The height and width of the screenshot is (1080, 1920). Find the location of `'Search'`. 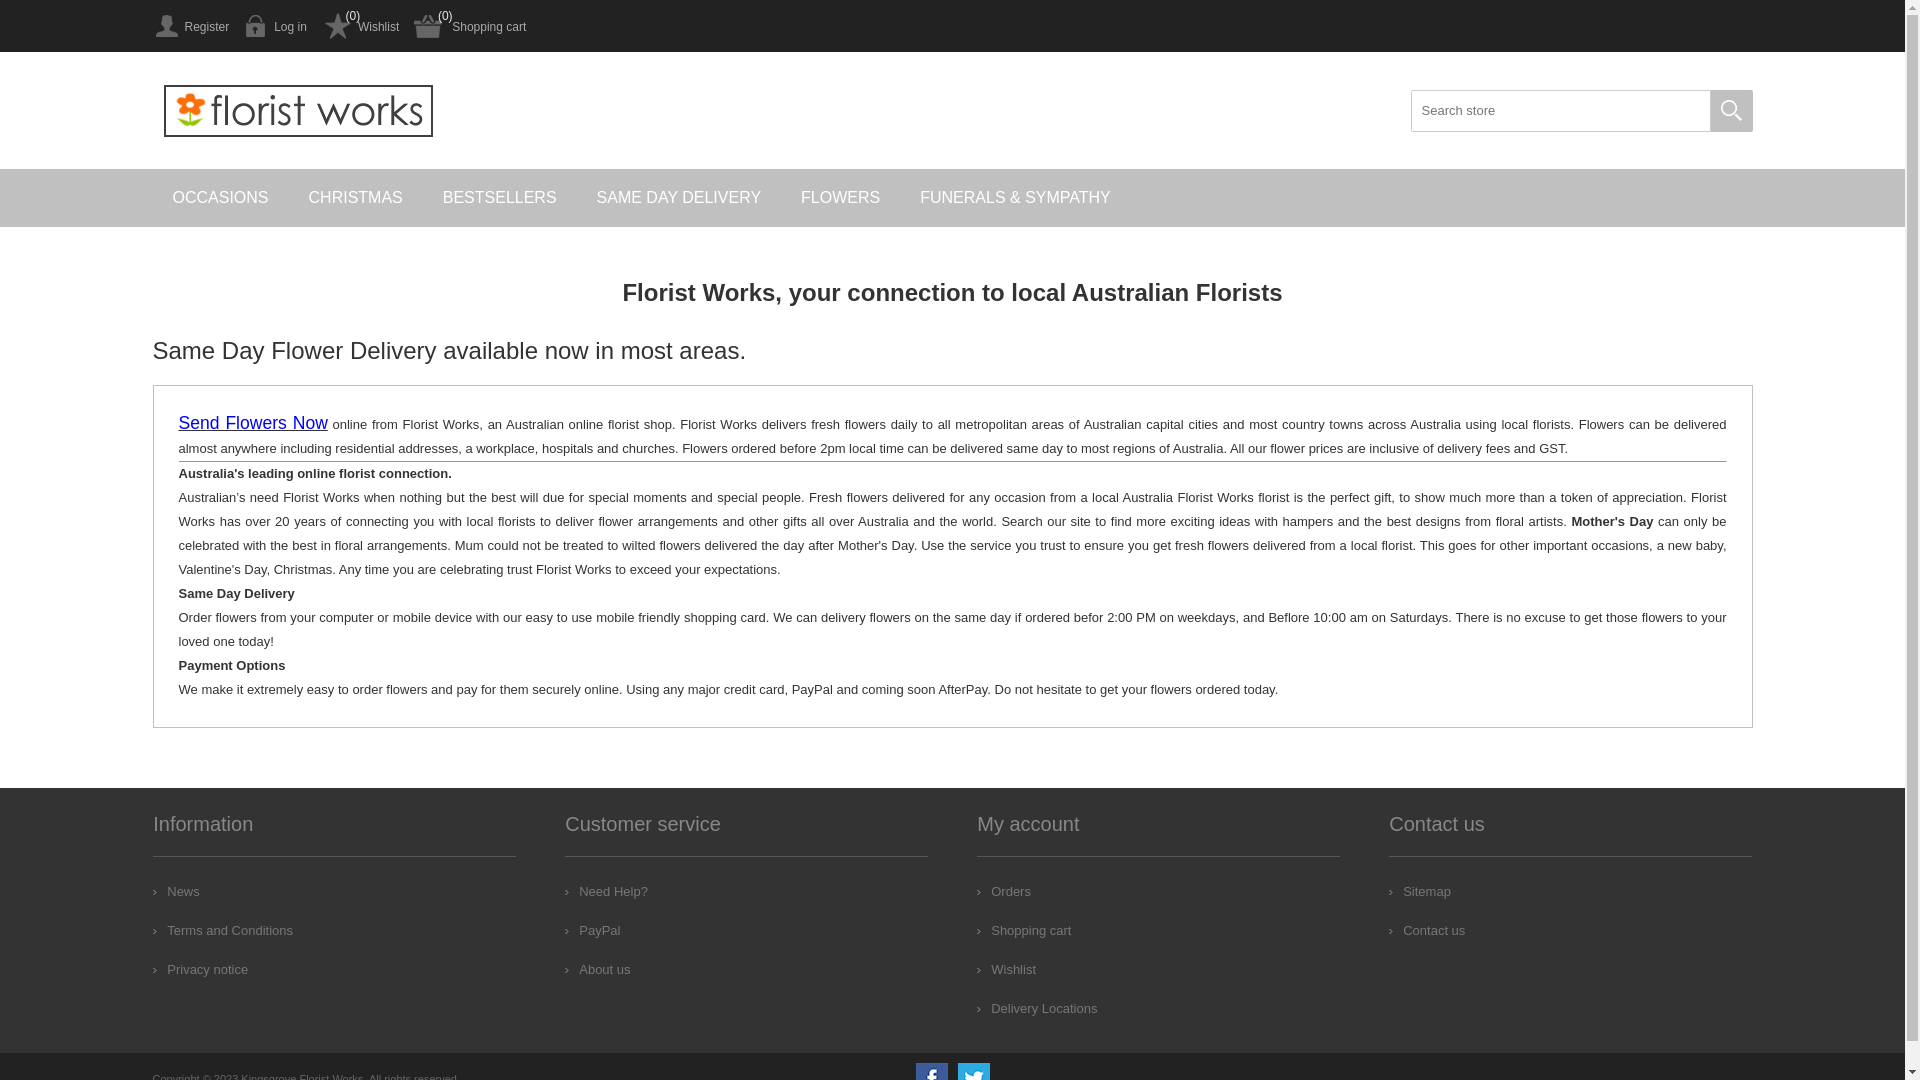

'Search' is located at coordinates (1730, 111).